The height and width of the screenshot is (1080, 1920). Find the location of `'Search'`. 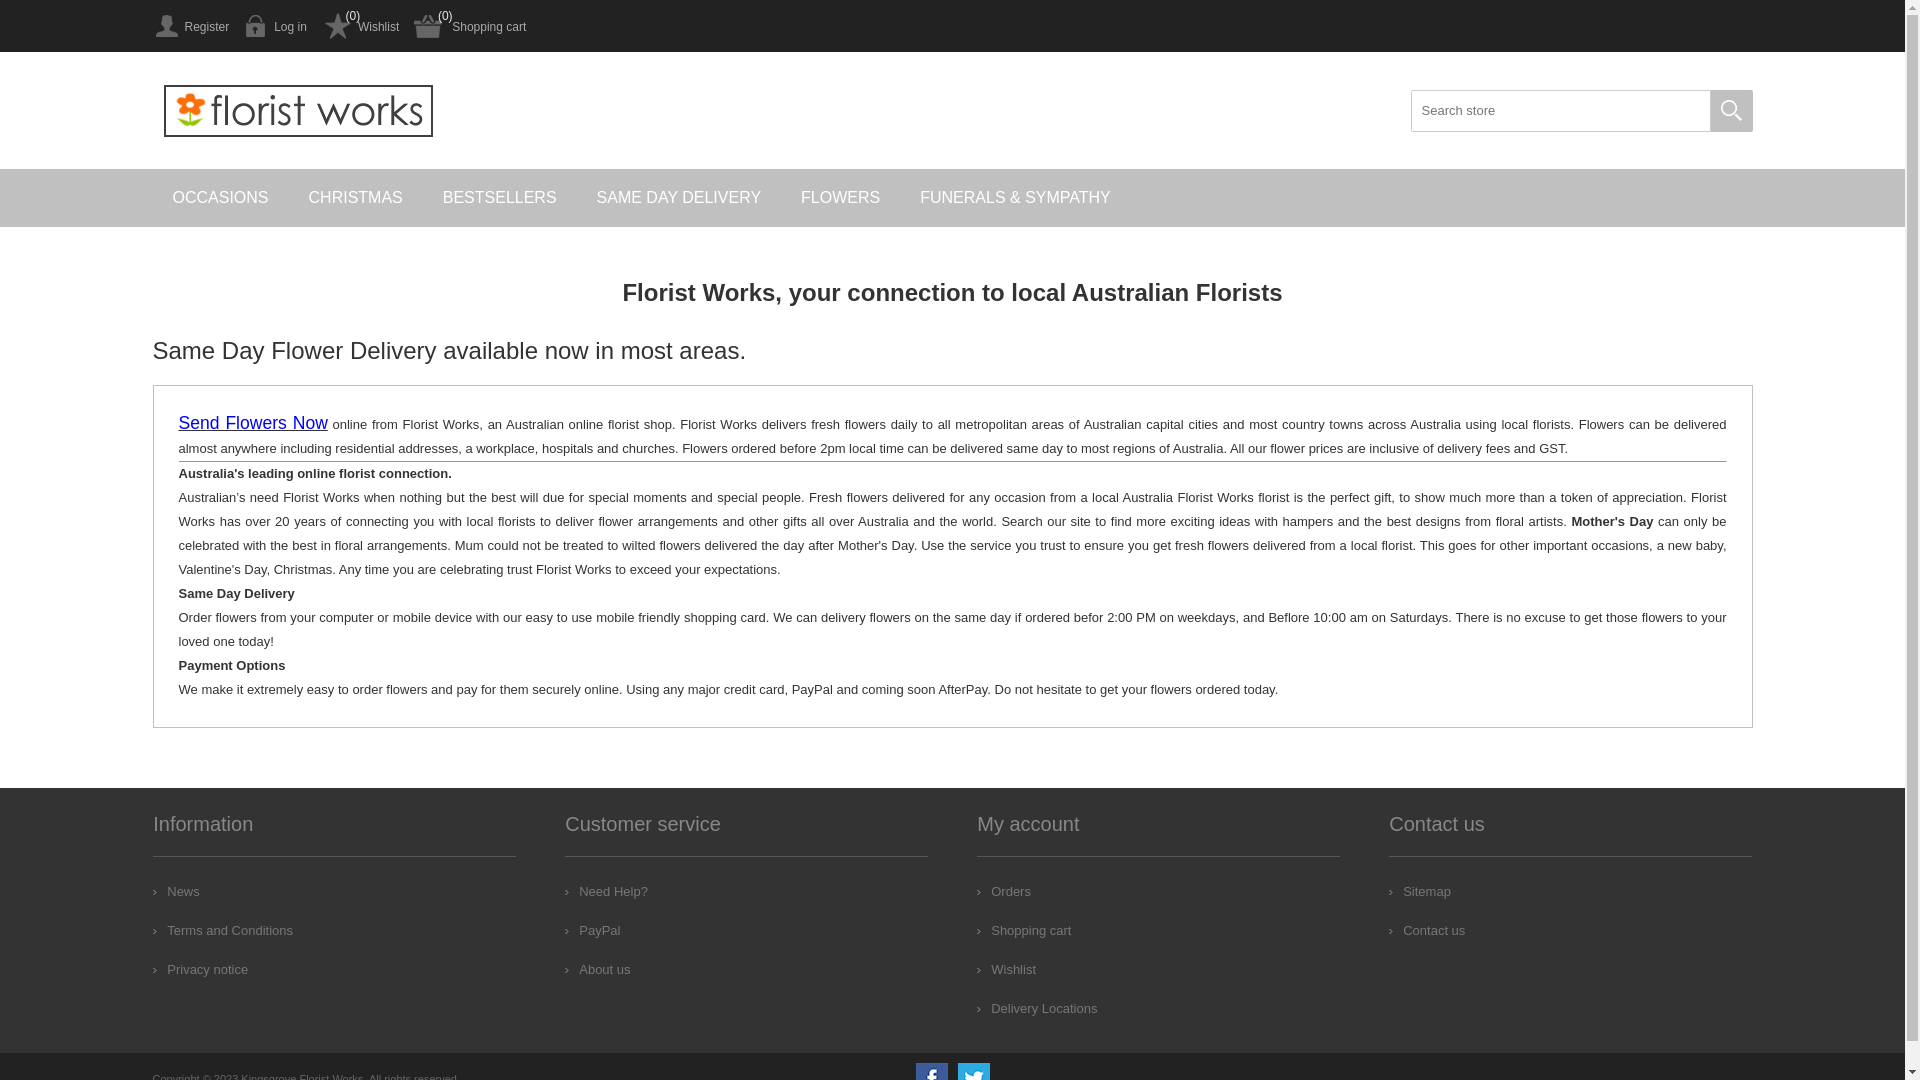

'Search' is located at coordinates (1730, 111).